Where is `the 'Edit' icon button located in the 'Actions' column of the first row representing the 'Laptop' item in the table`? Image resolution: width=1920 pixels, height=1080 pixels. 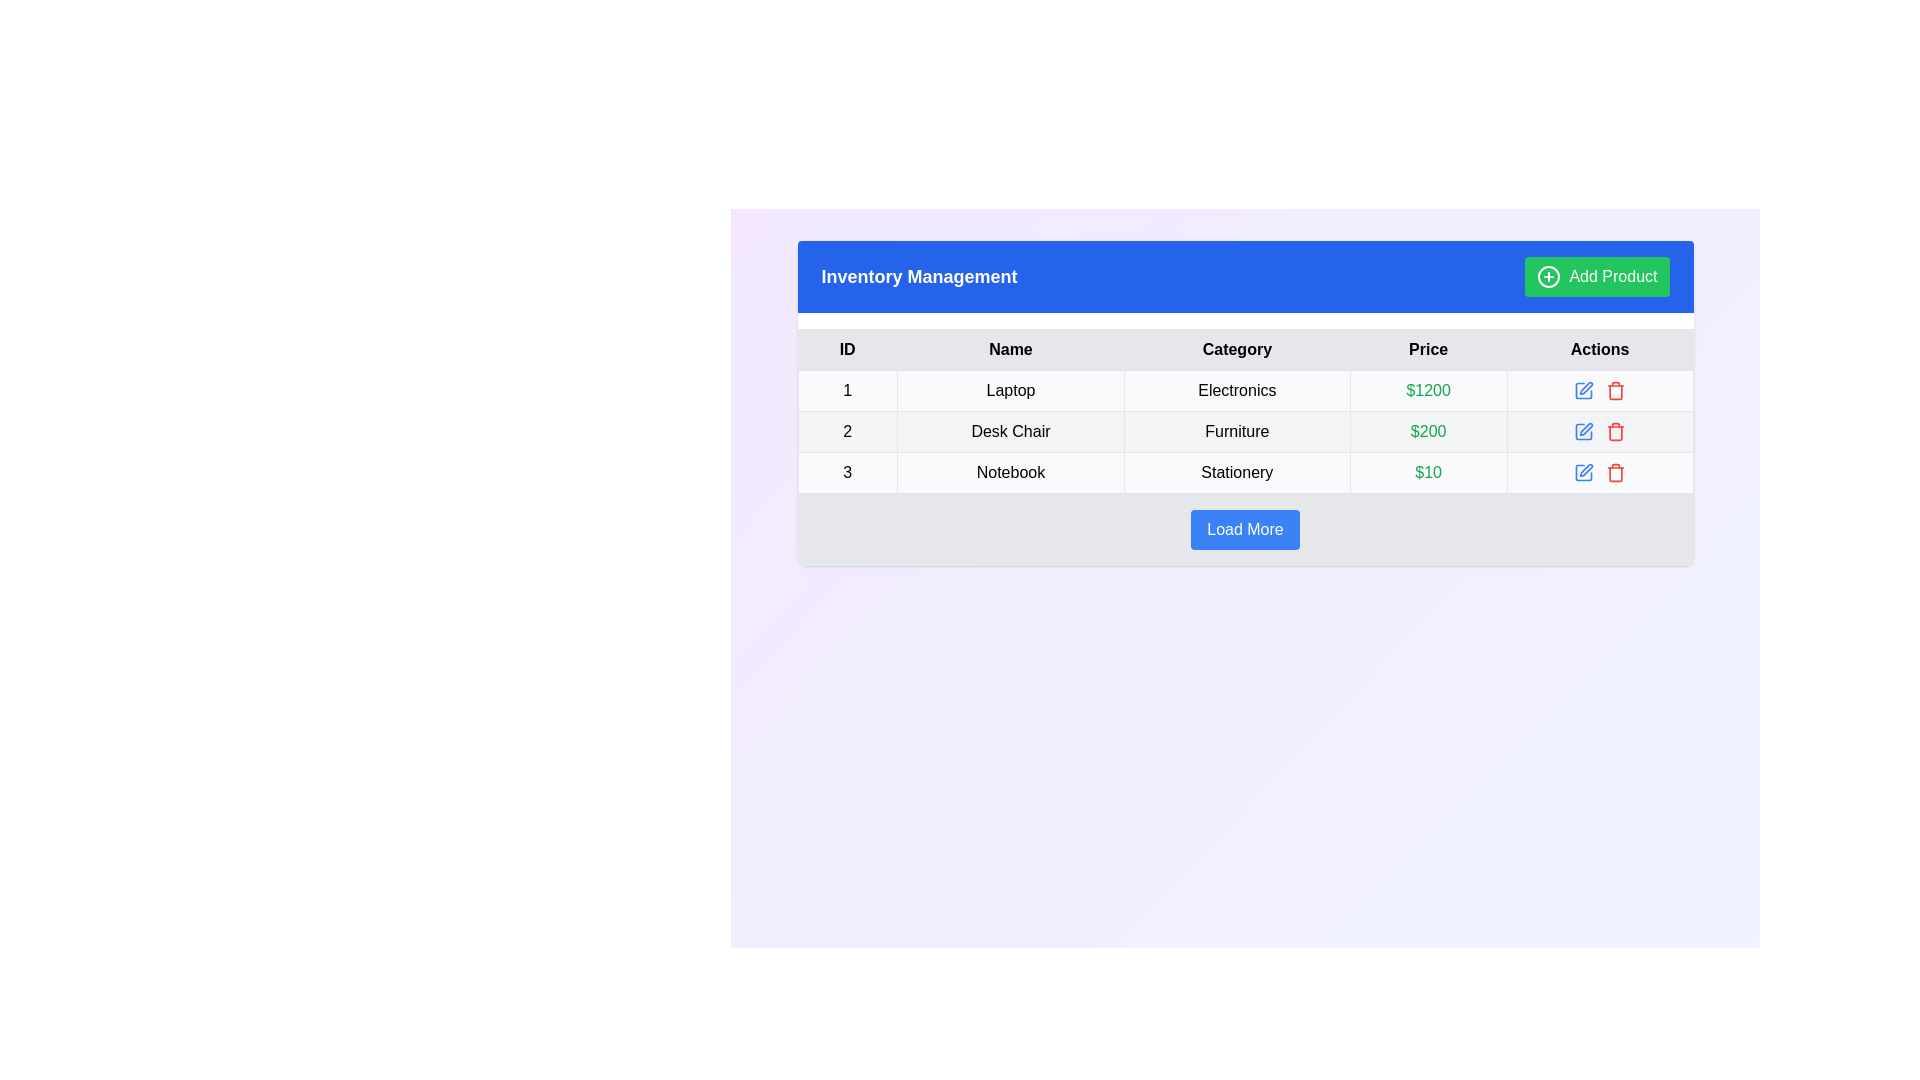
the 'Edit' icon button located in the 'Actions' column of the first row representing the 'Laptop' item in the table is located at coordinates (1583, 390).